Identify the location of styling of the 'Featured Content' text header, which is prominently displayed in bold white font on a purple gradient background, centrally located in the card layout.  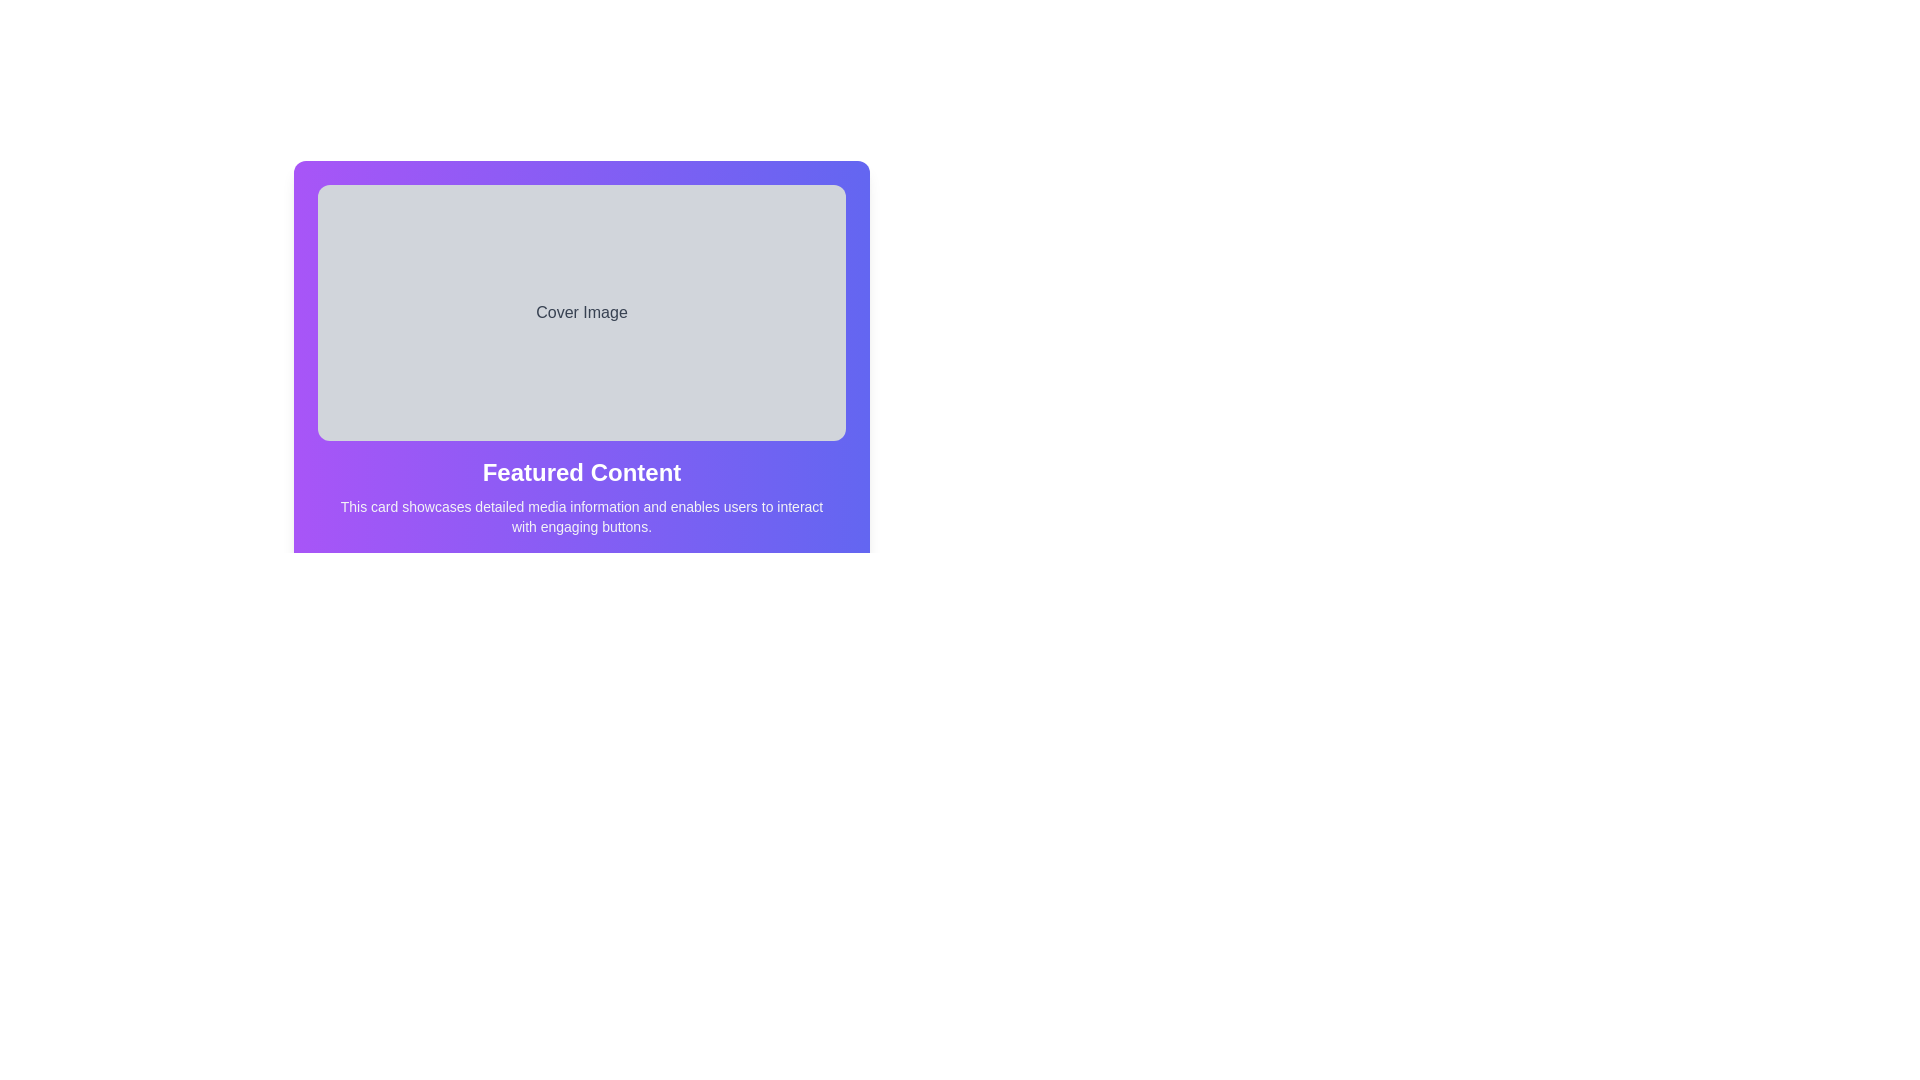
(580, 473).